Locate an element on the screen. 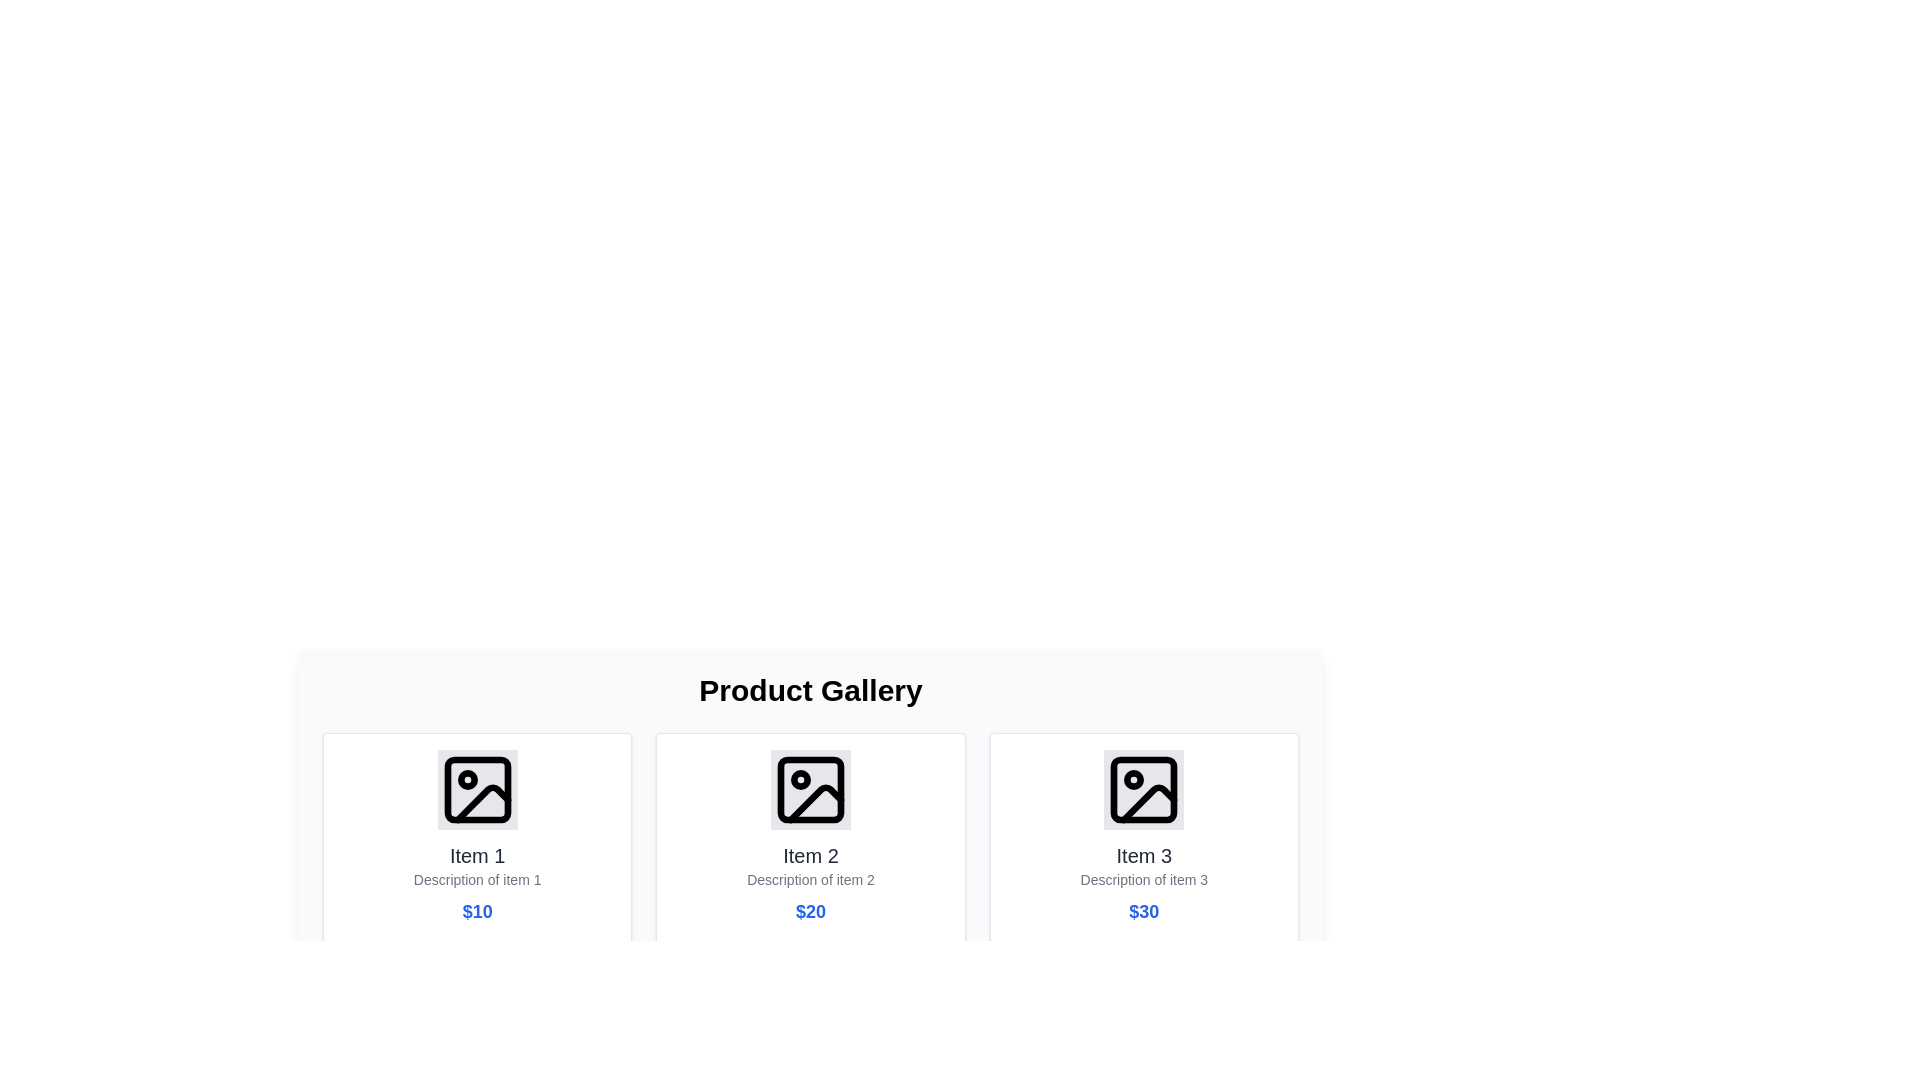 Image resolution: width=1920 pixels, height=1080 pixels. the static text label that reads 'Description of item 1', which is styled in a small gray font, located below the title 'Item 1' and above the price '$10' within the 'Item 1' card is located at coordinates (476, 878).